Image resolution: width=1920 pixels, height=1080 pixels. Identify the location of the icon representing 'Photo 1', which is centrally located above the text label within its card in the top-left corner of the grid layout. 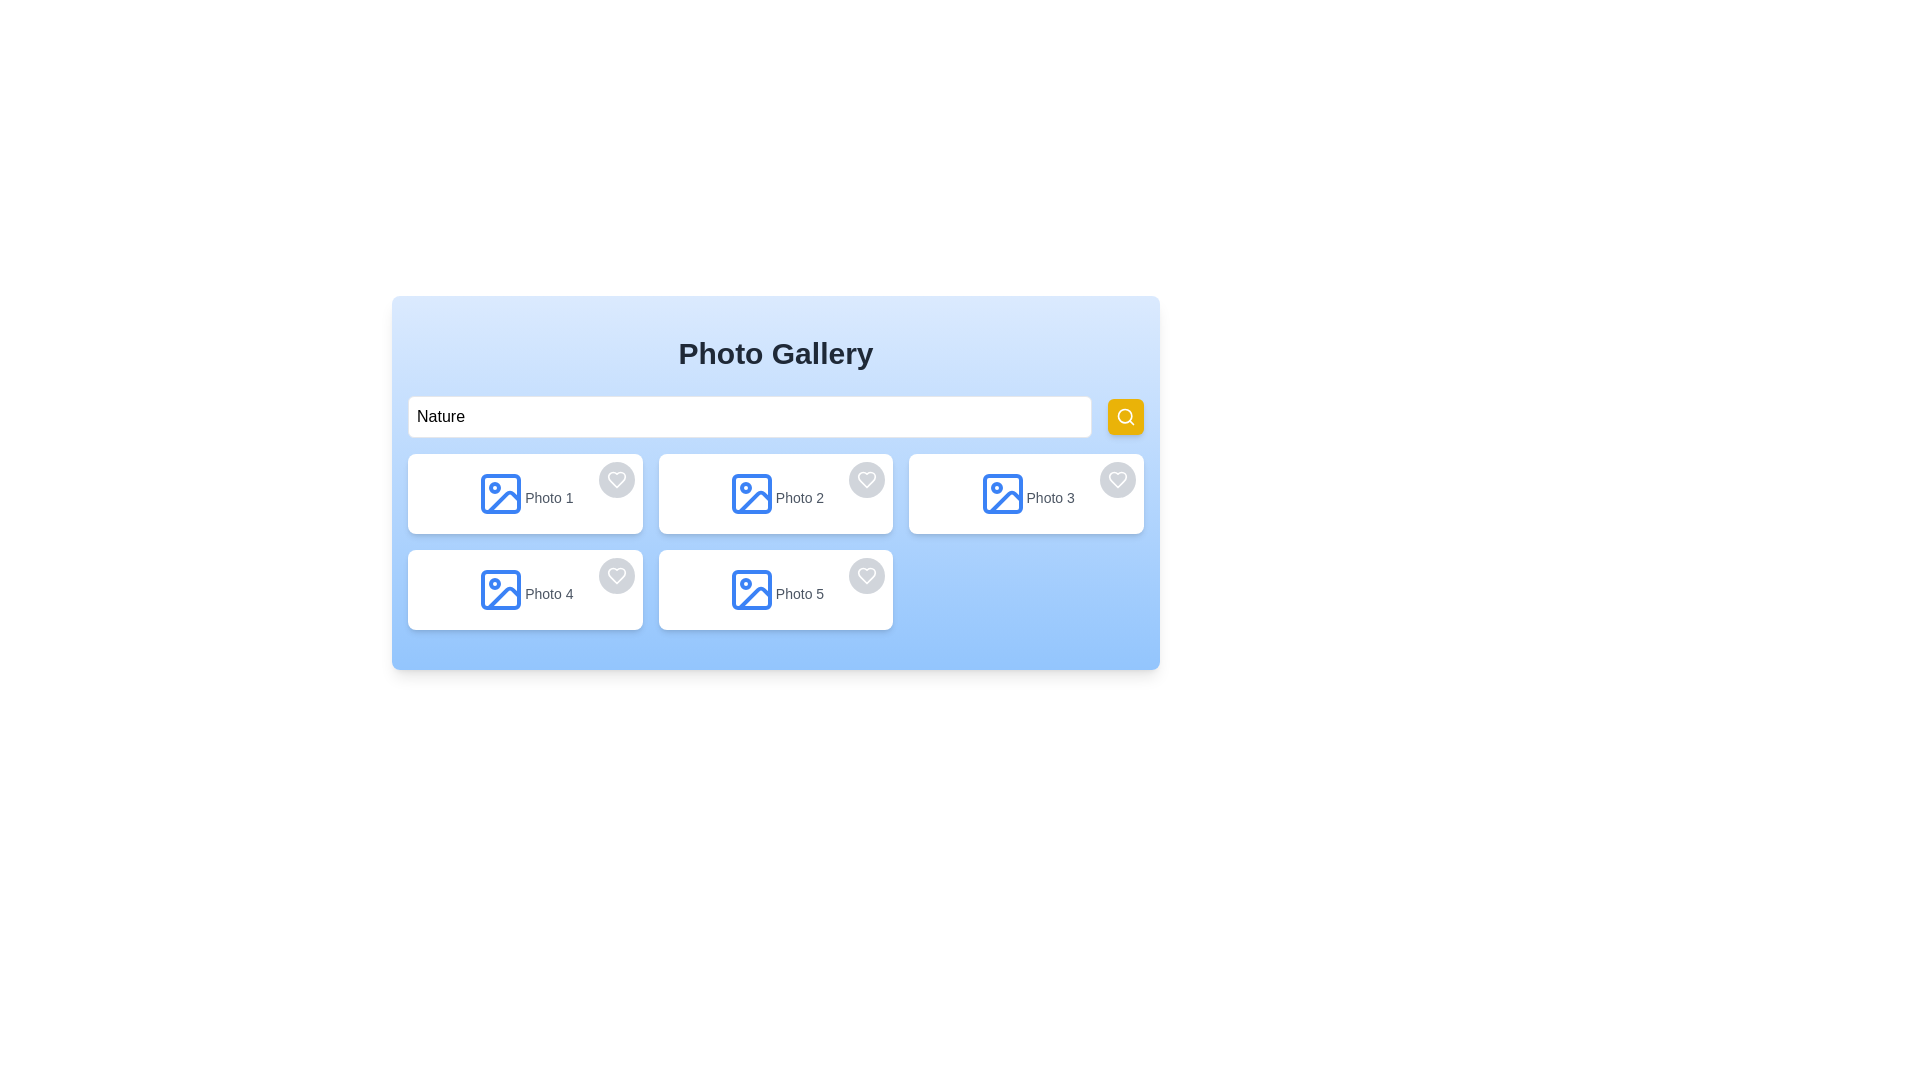
(501, 493).